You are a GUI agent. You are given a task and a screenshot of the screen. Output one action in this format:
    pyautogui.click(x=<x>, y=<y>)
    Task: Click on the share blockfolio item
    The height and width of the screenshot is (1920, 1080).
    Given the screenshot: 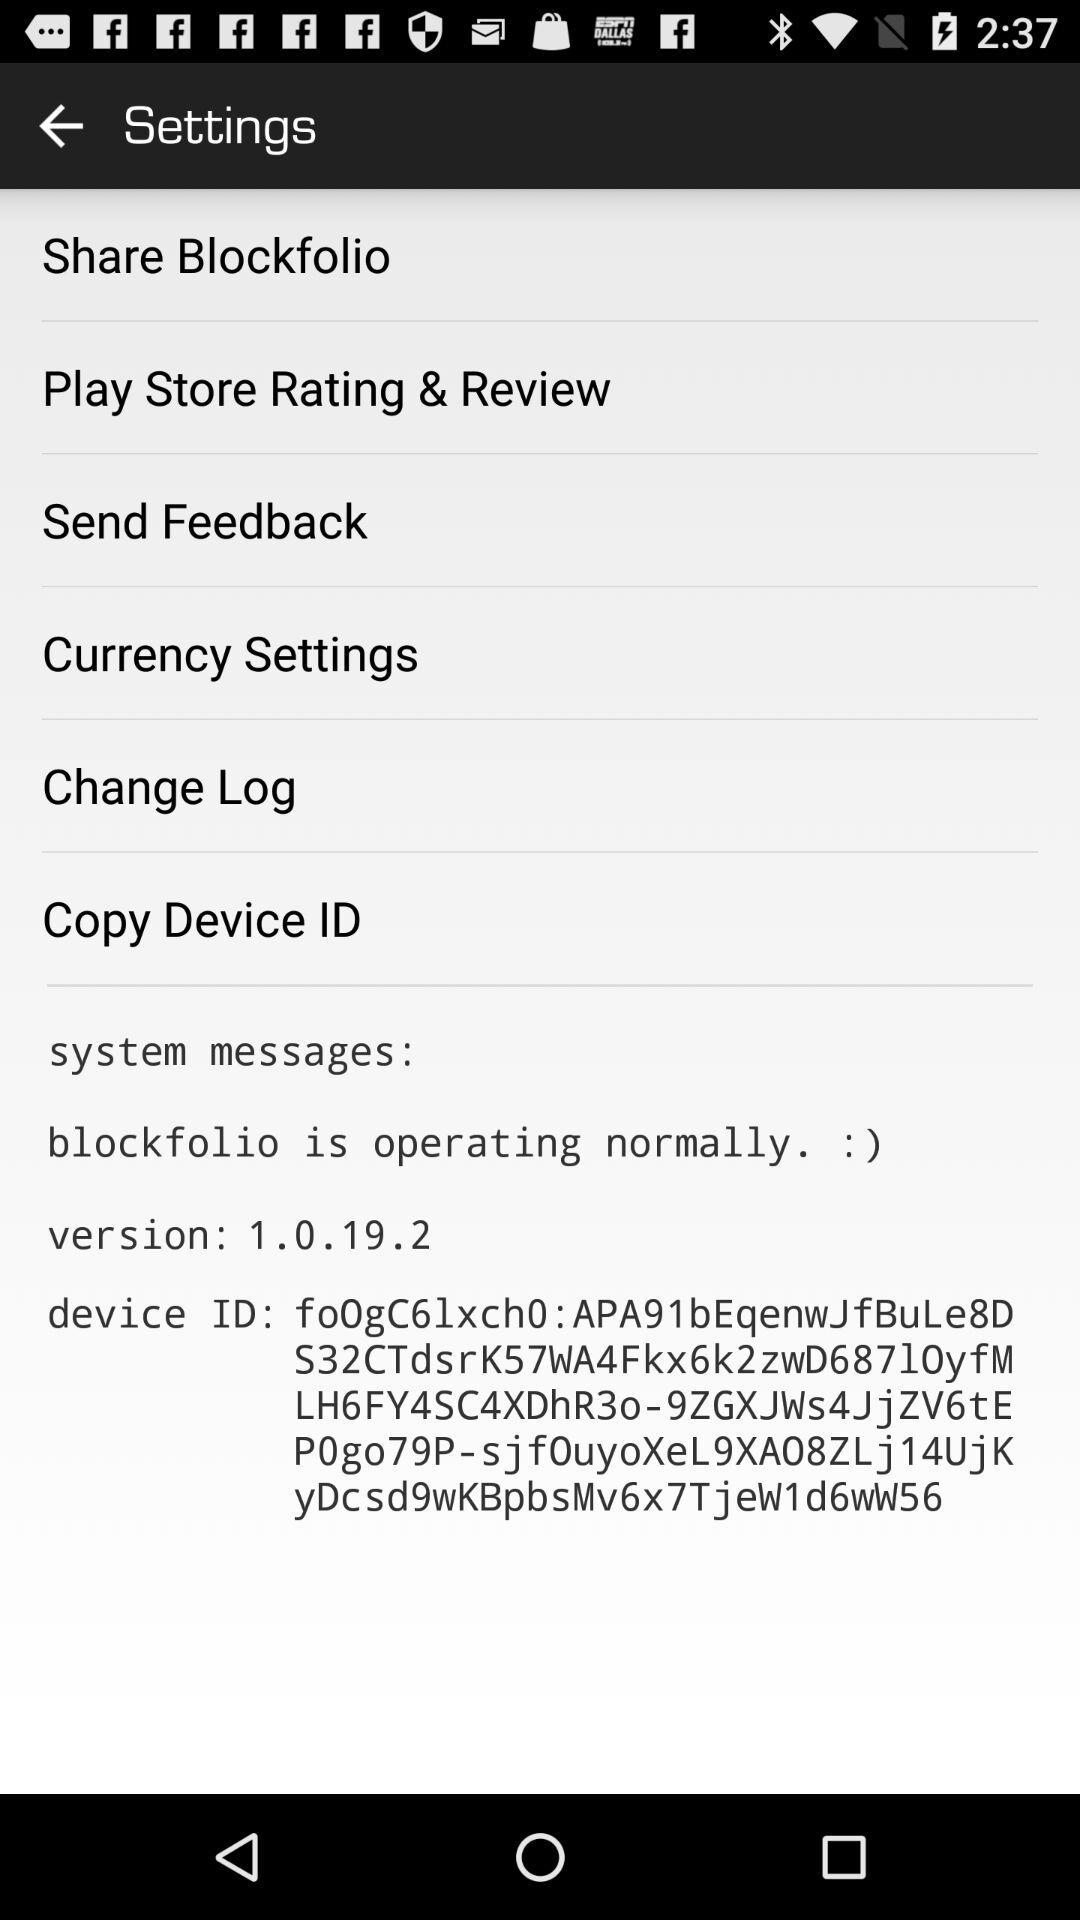 What is the action you would take?
    pyautogui.click(x=216, y=253)
    